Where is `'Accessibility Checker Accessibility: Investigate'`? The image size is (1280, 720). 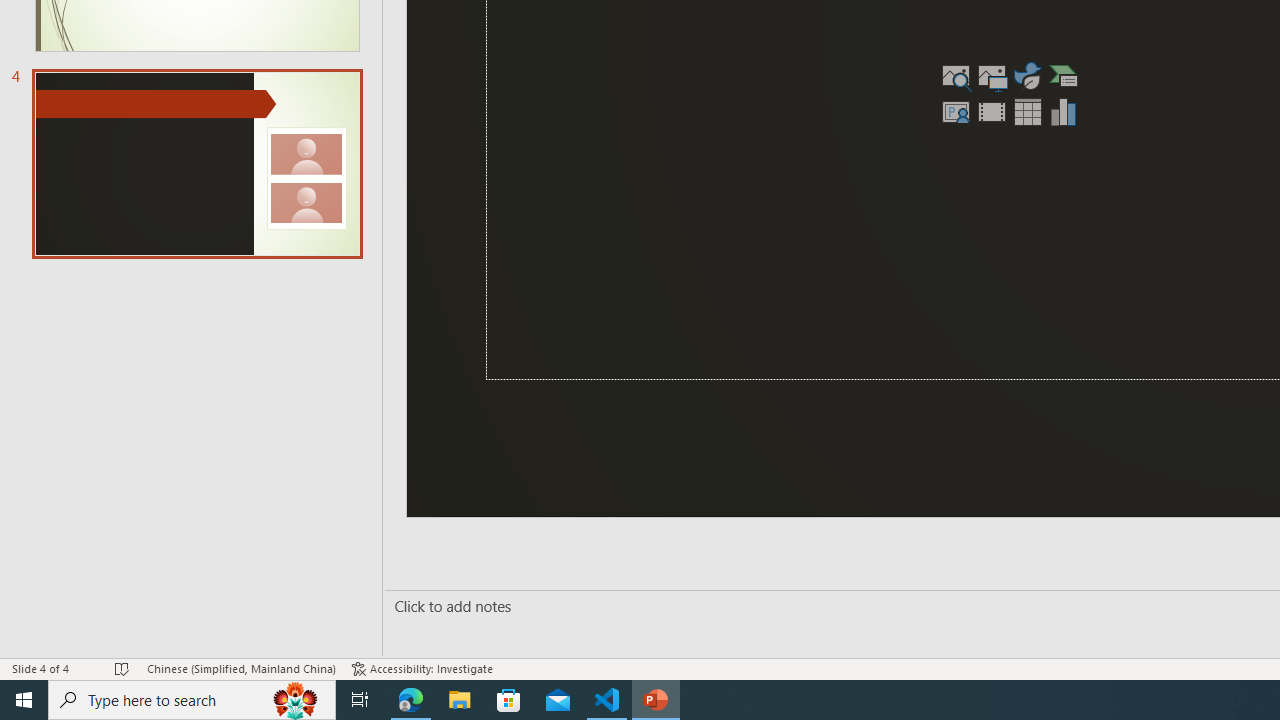 'Accessibility Checker Accessibility: Investigate' is located at coordinates (421, 669).